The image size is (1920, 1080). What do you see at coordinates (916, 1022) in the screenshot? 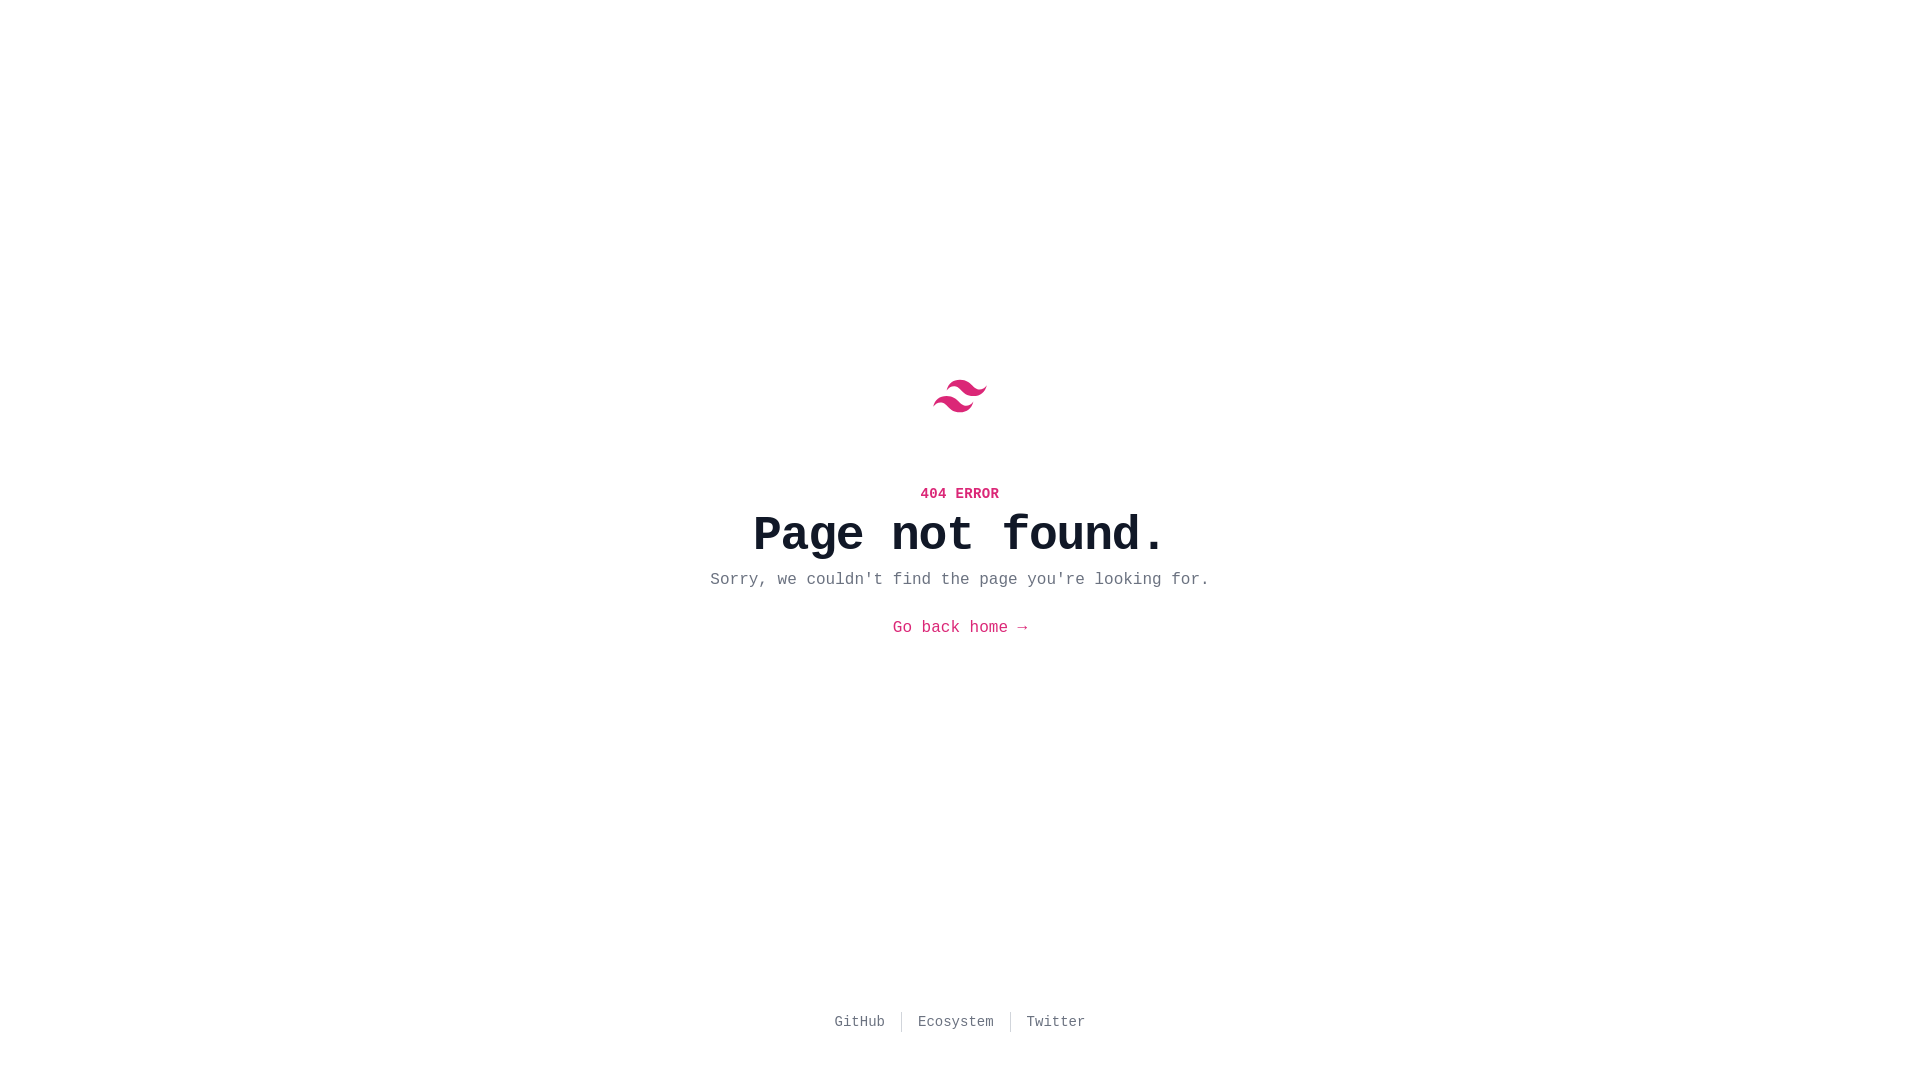
I see `'Ecosystem'` at bounding box center [916, 1022].